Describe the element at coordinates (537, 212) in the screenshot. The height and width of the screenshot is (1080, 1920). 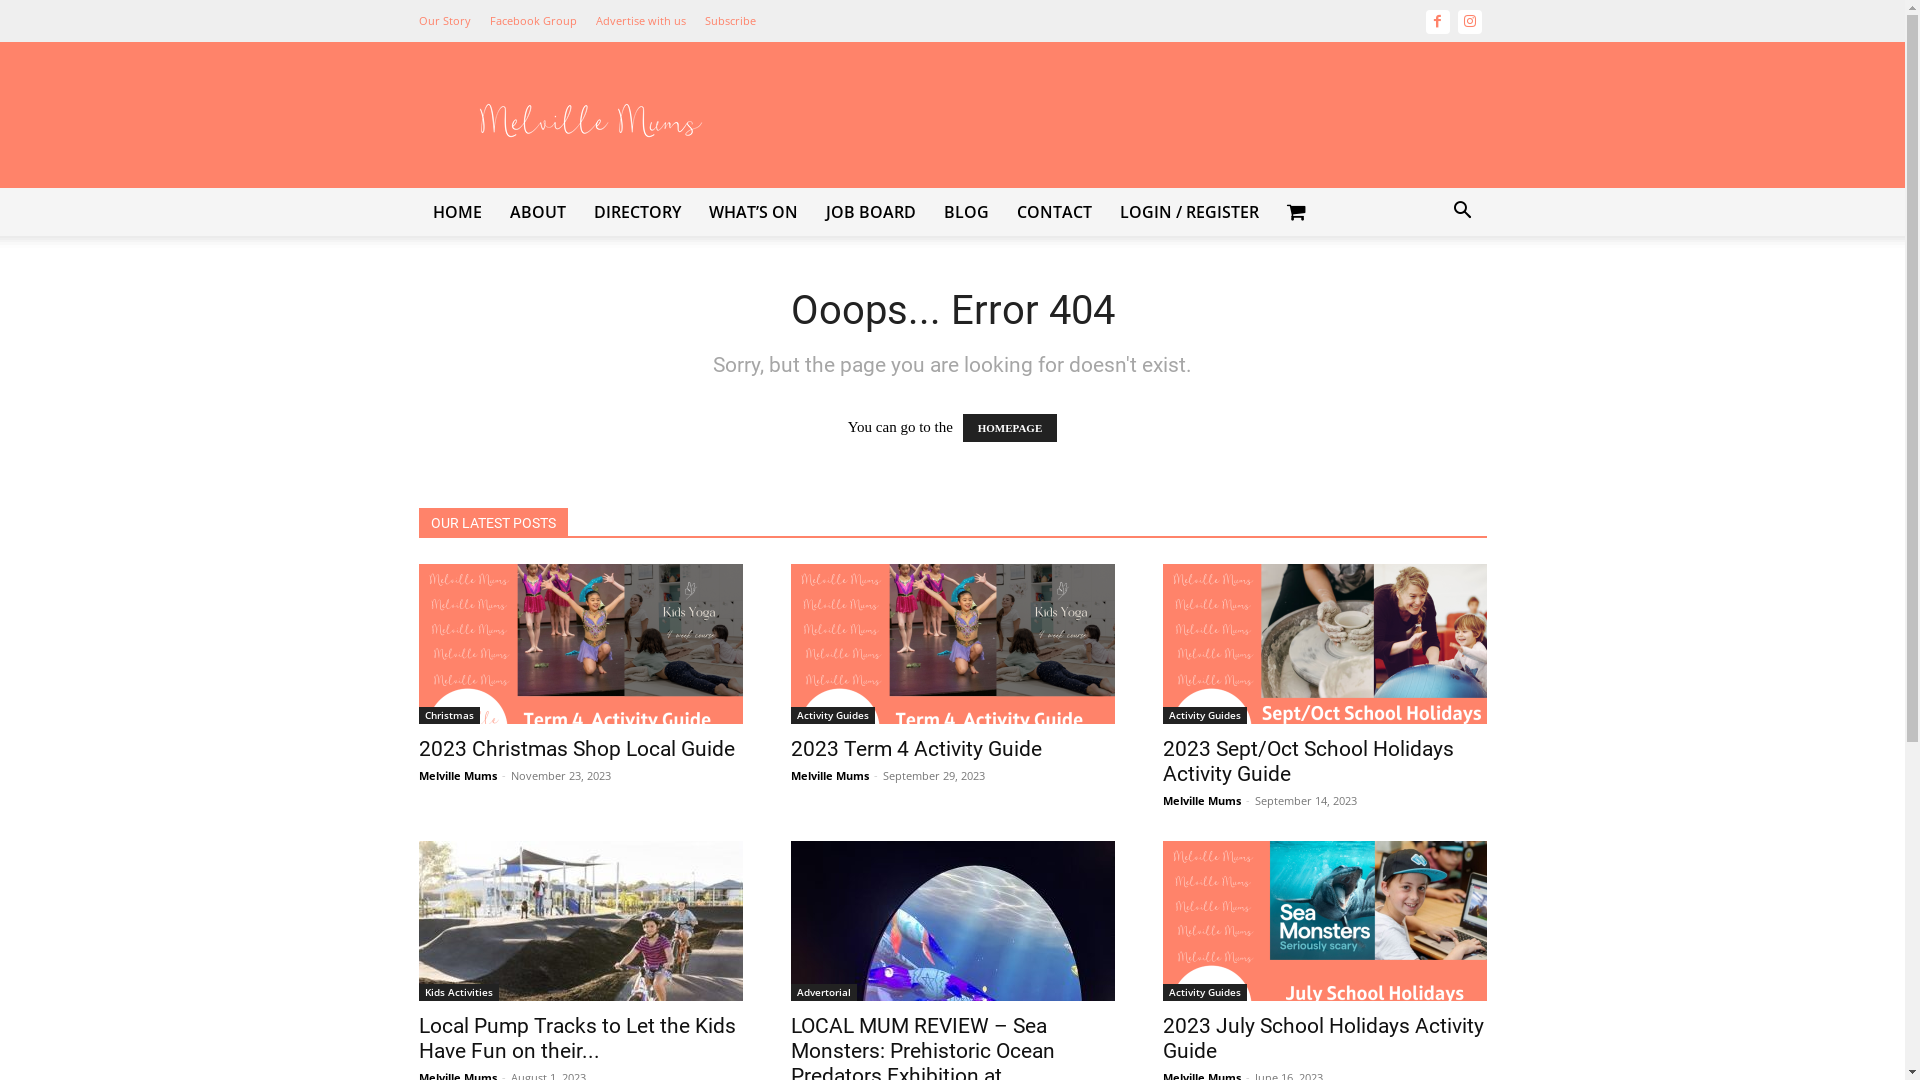
I see `'ABOUT'` at that location.